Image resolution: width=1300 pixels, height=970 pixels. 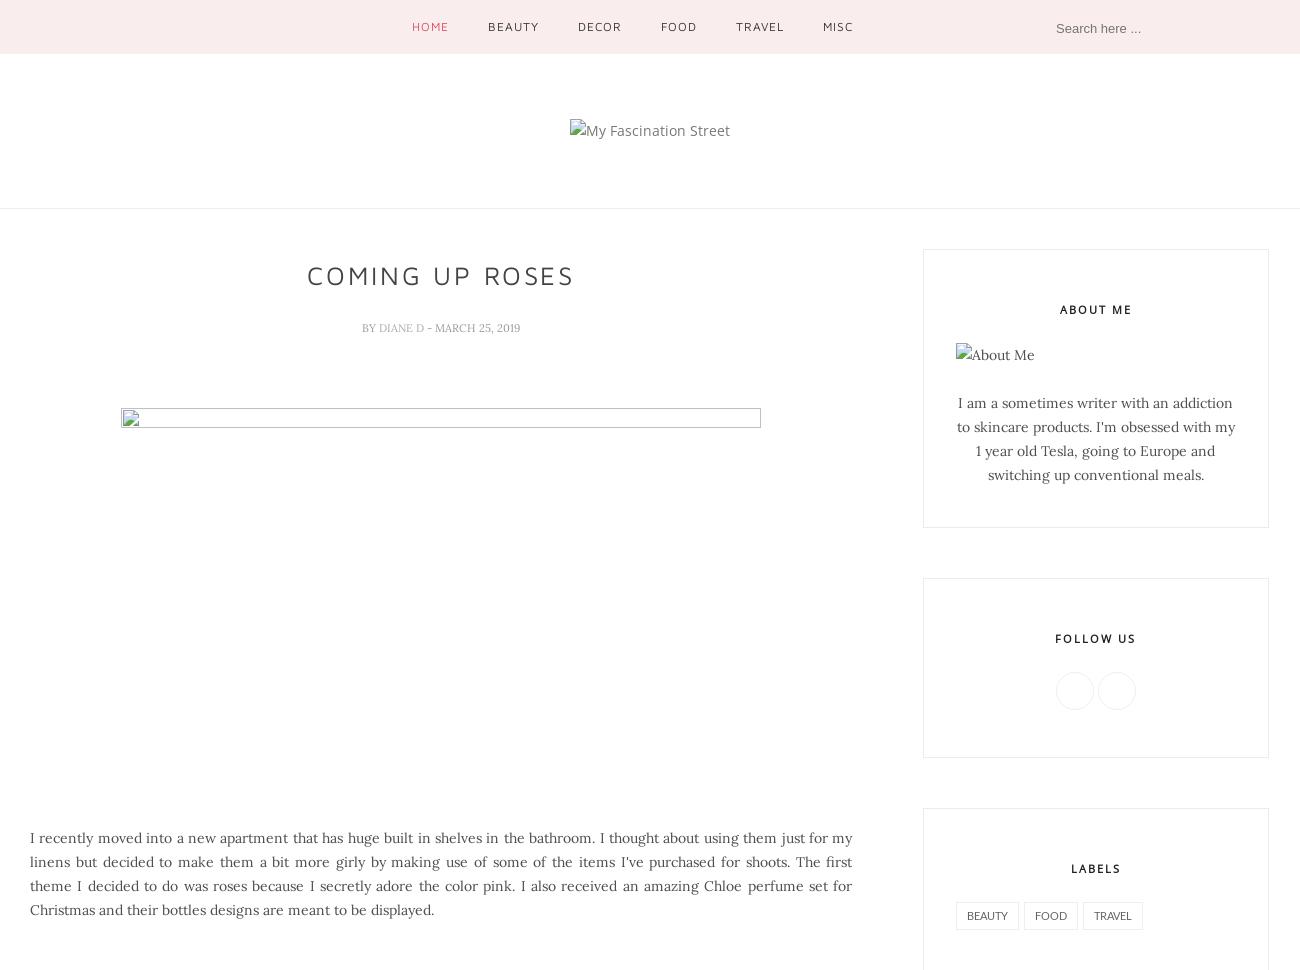 What do you see at coordinates (985, 915) in the screenshot?
I see `'beauty'` at bounding box center [985, 915].